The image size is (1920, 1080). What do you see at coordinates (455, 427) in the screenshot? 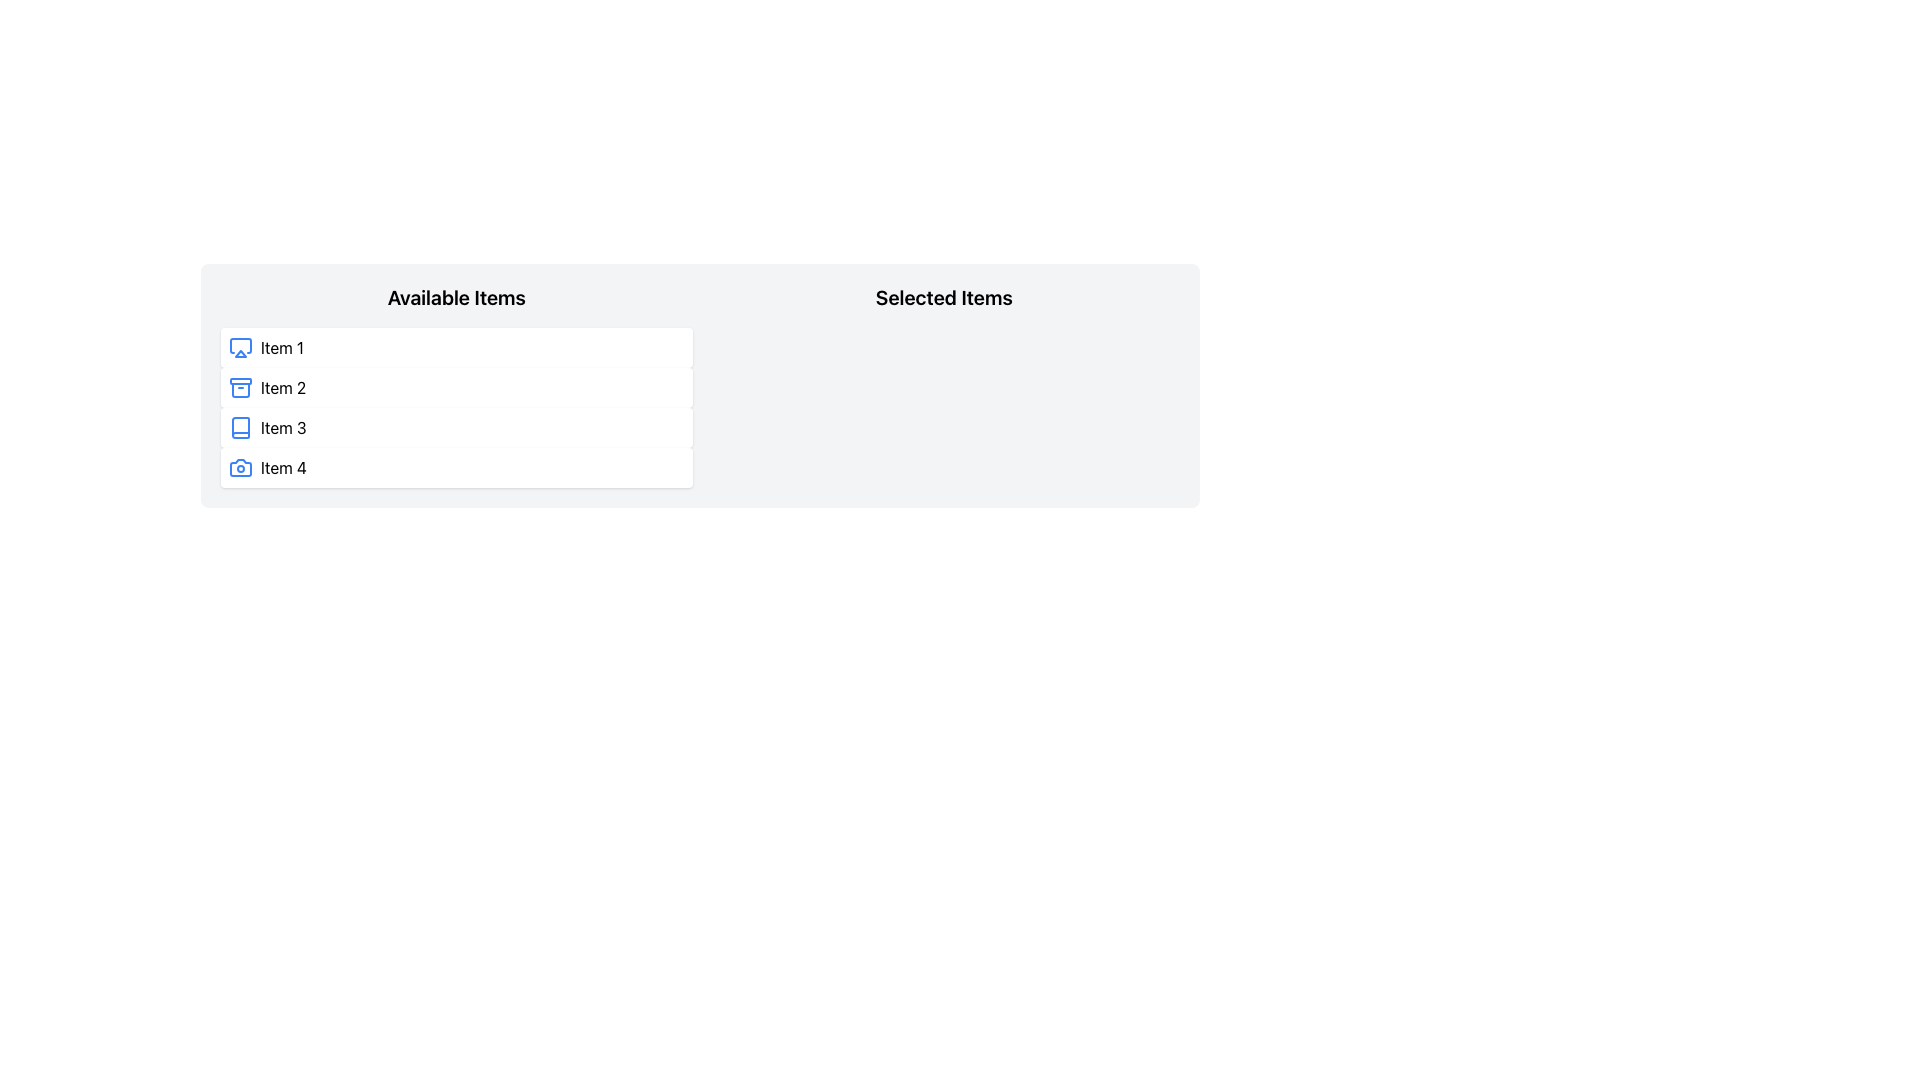
I see `the third item in the vertical list of selectable items within the 'Available Items' section` at bounding box center [455, 427].